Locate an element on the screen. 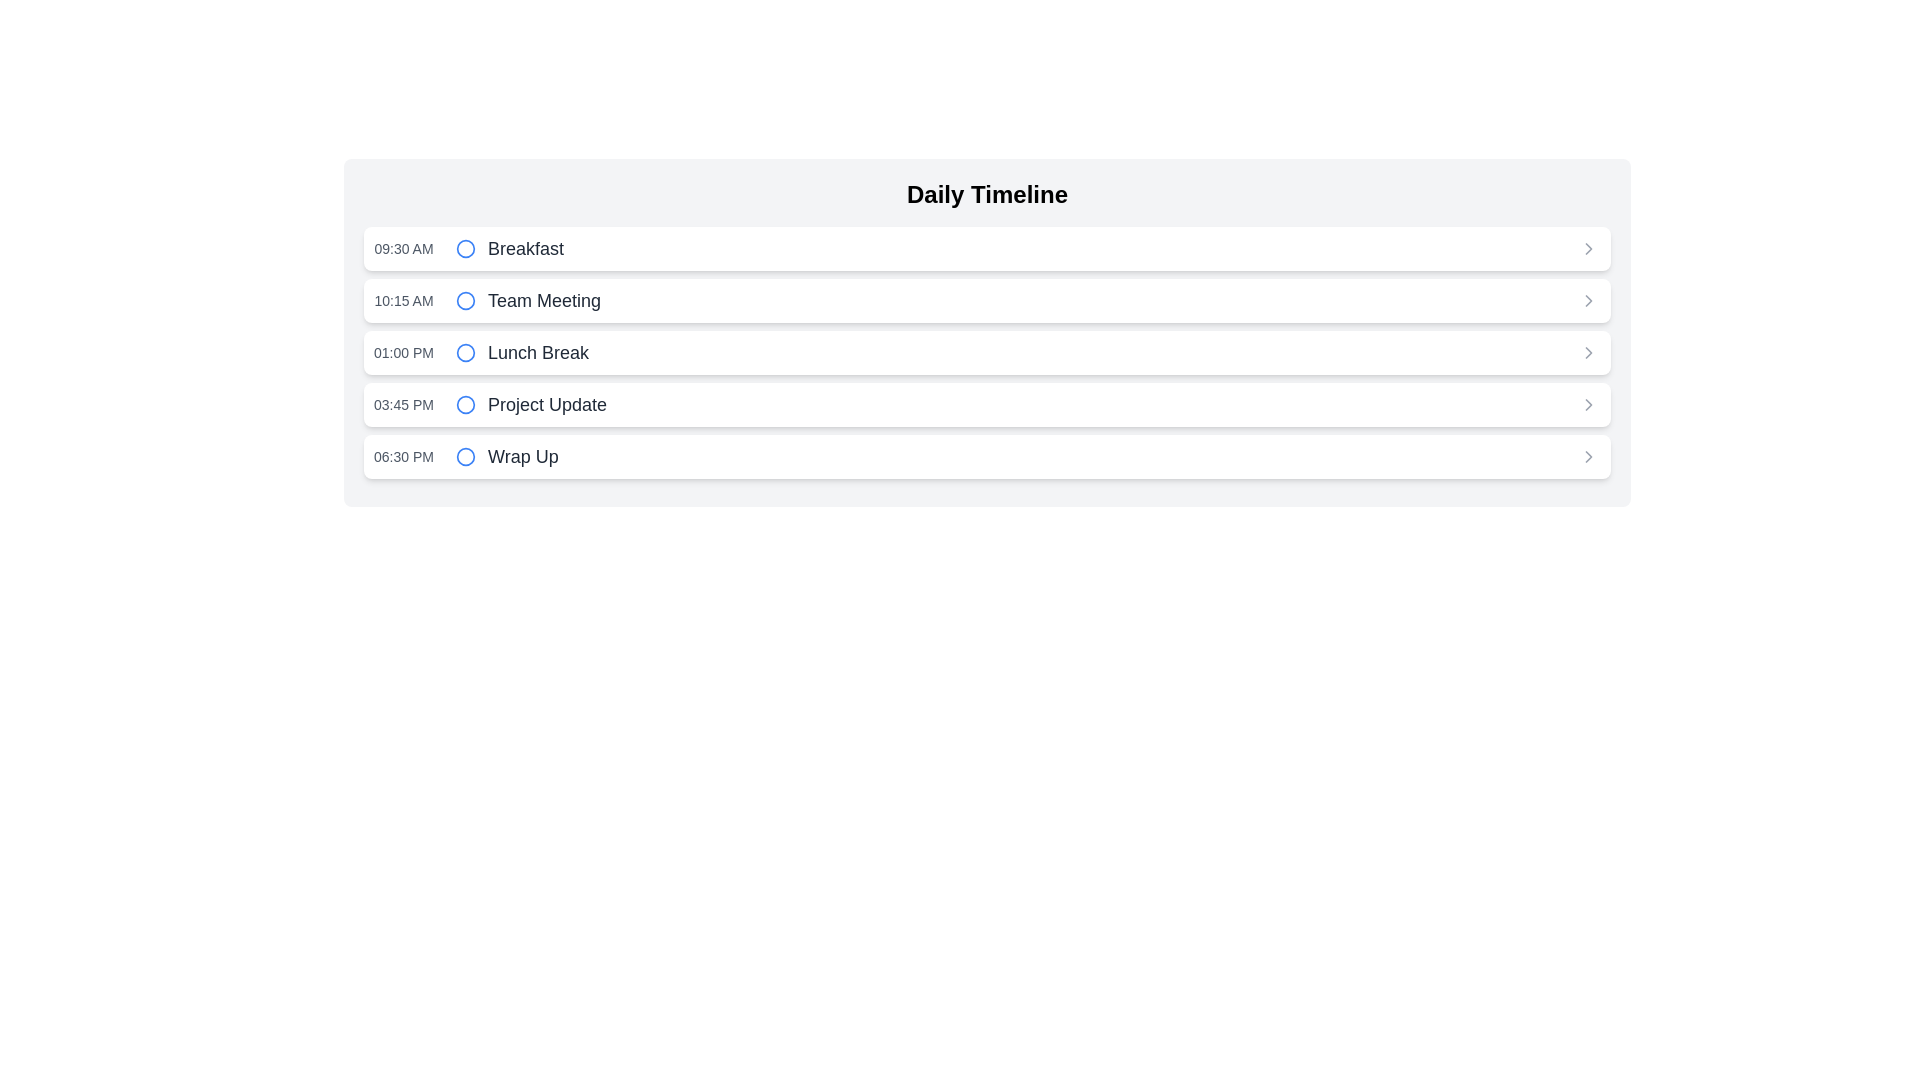  the navigation icon located at the far right of the row containing '09:30 AM Breakfast' is located at coordinates (1587, 248).